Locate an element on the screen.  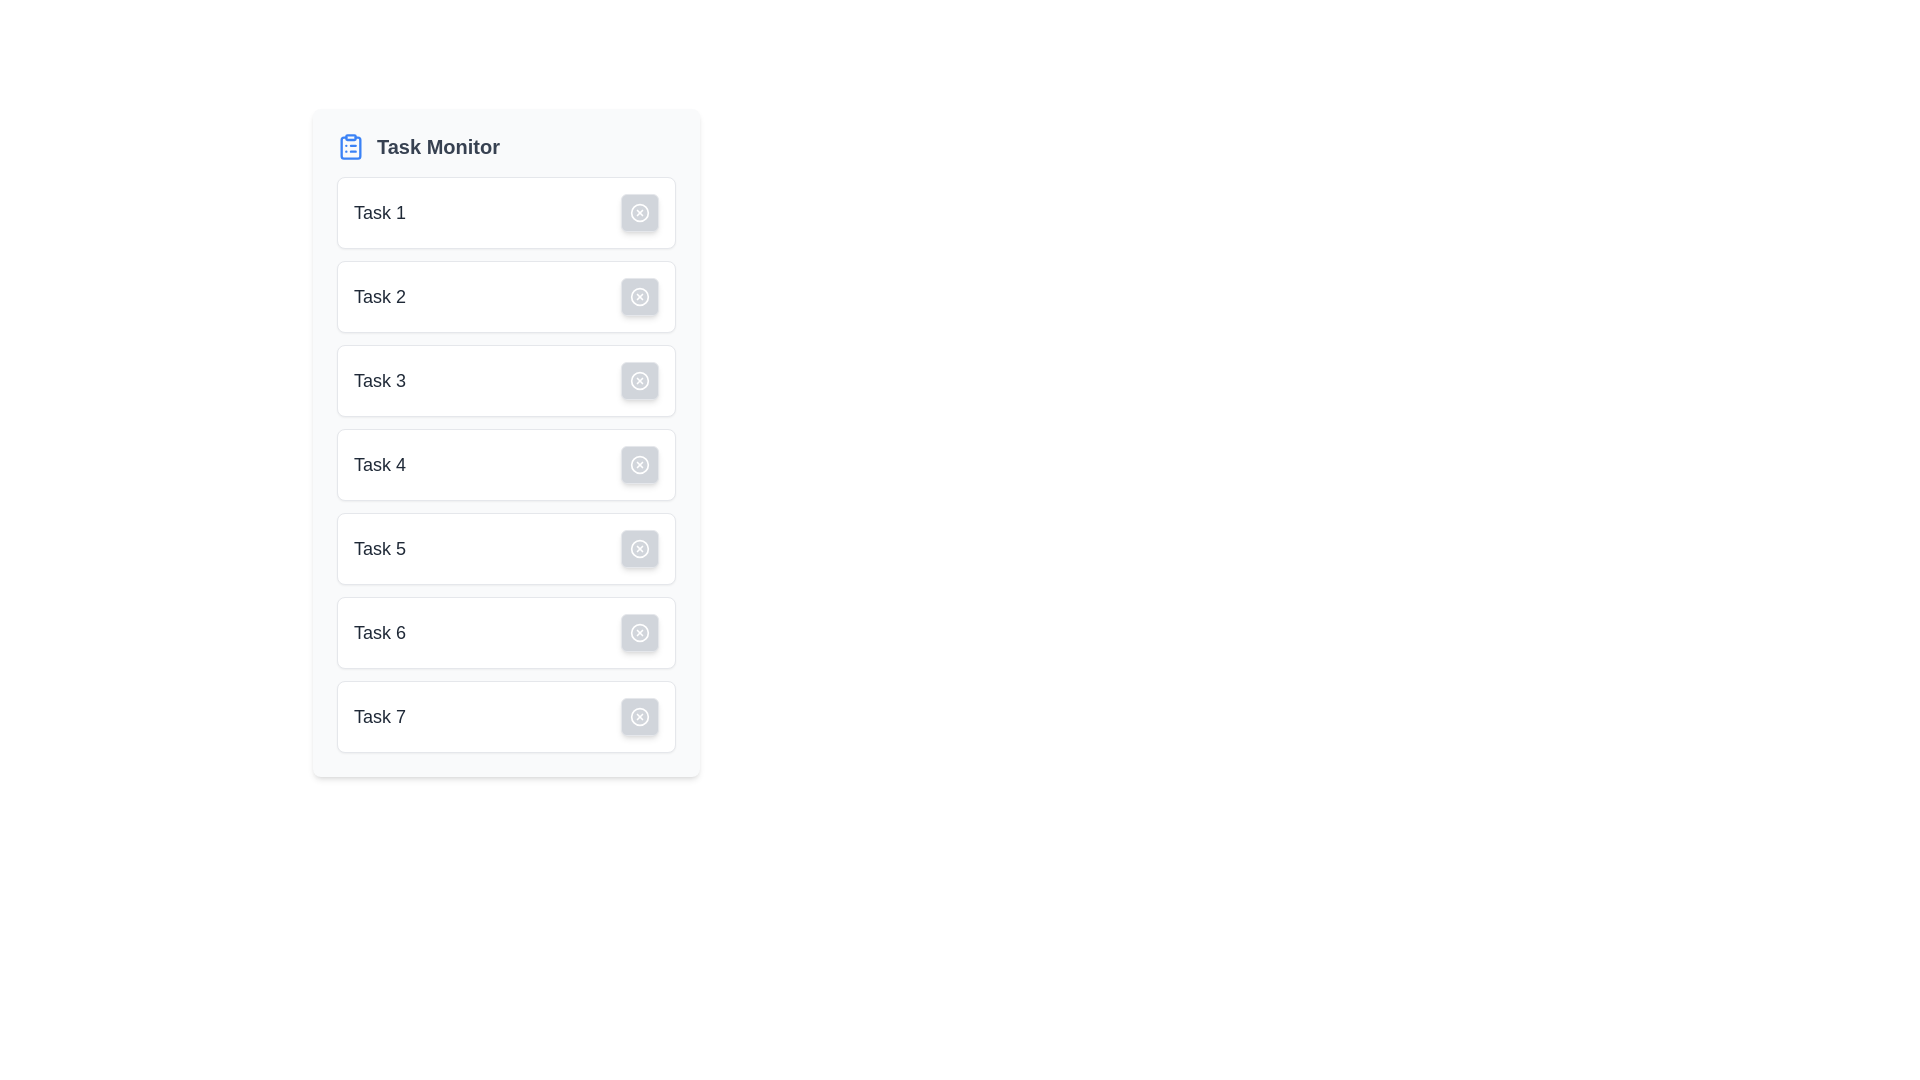
the button located to the far-right of the 'Task 6' label in the sixth row of the task list is located at coordinates (638, 632).